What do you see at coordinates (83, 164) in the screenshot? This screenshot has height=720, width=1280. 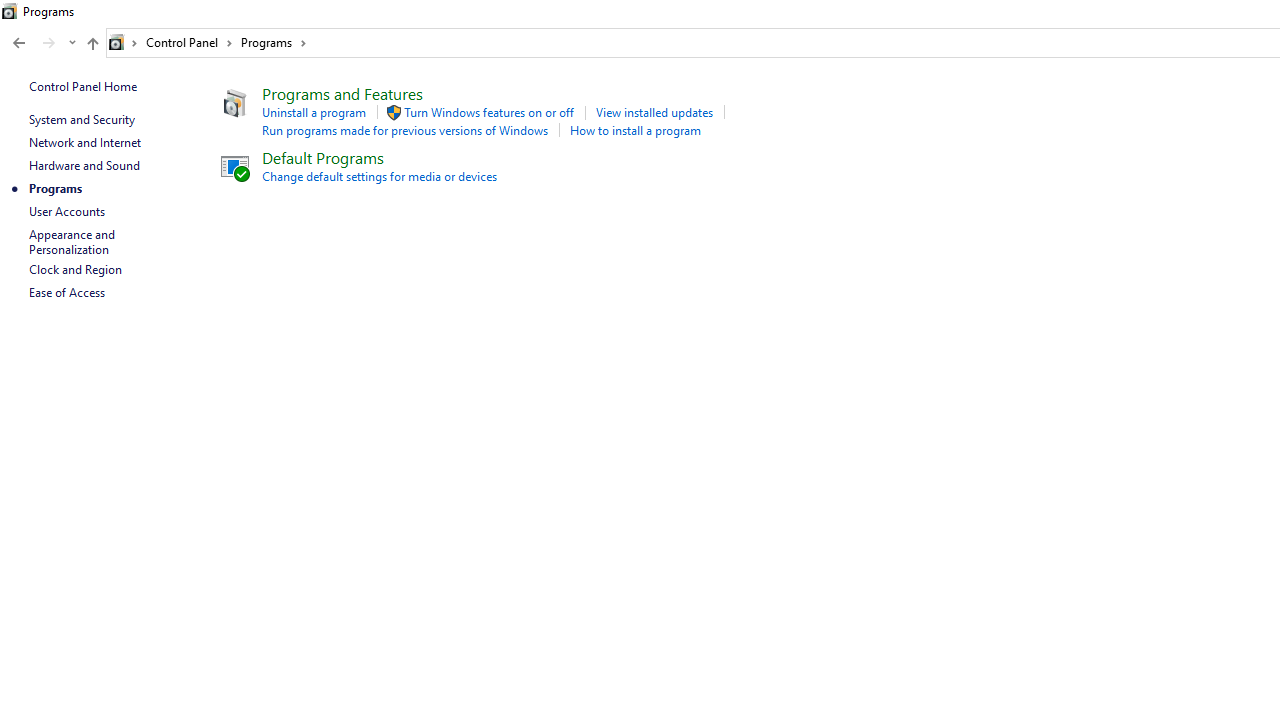 I see `'Hardware and Sound'` at bounding box center [83, 164].